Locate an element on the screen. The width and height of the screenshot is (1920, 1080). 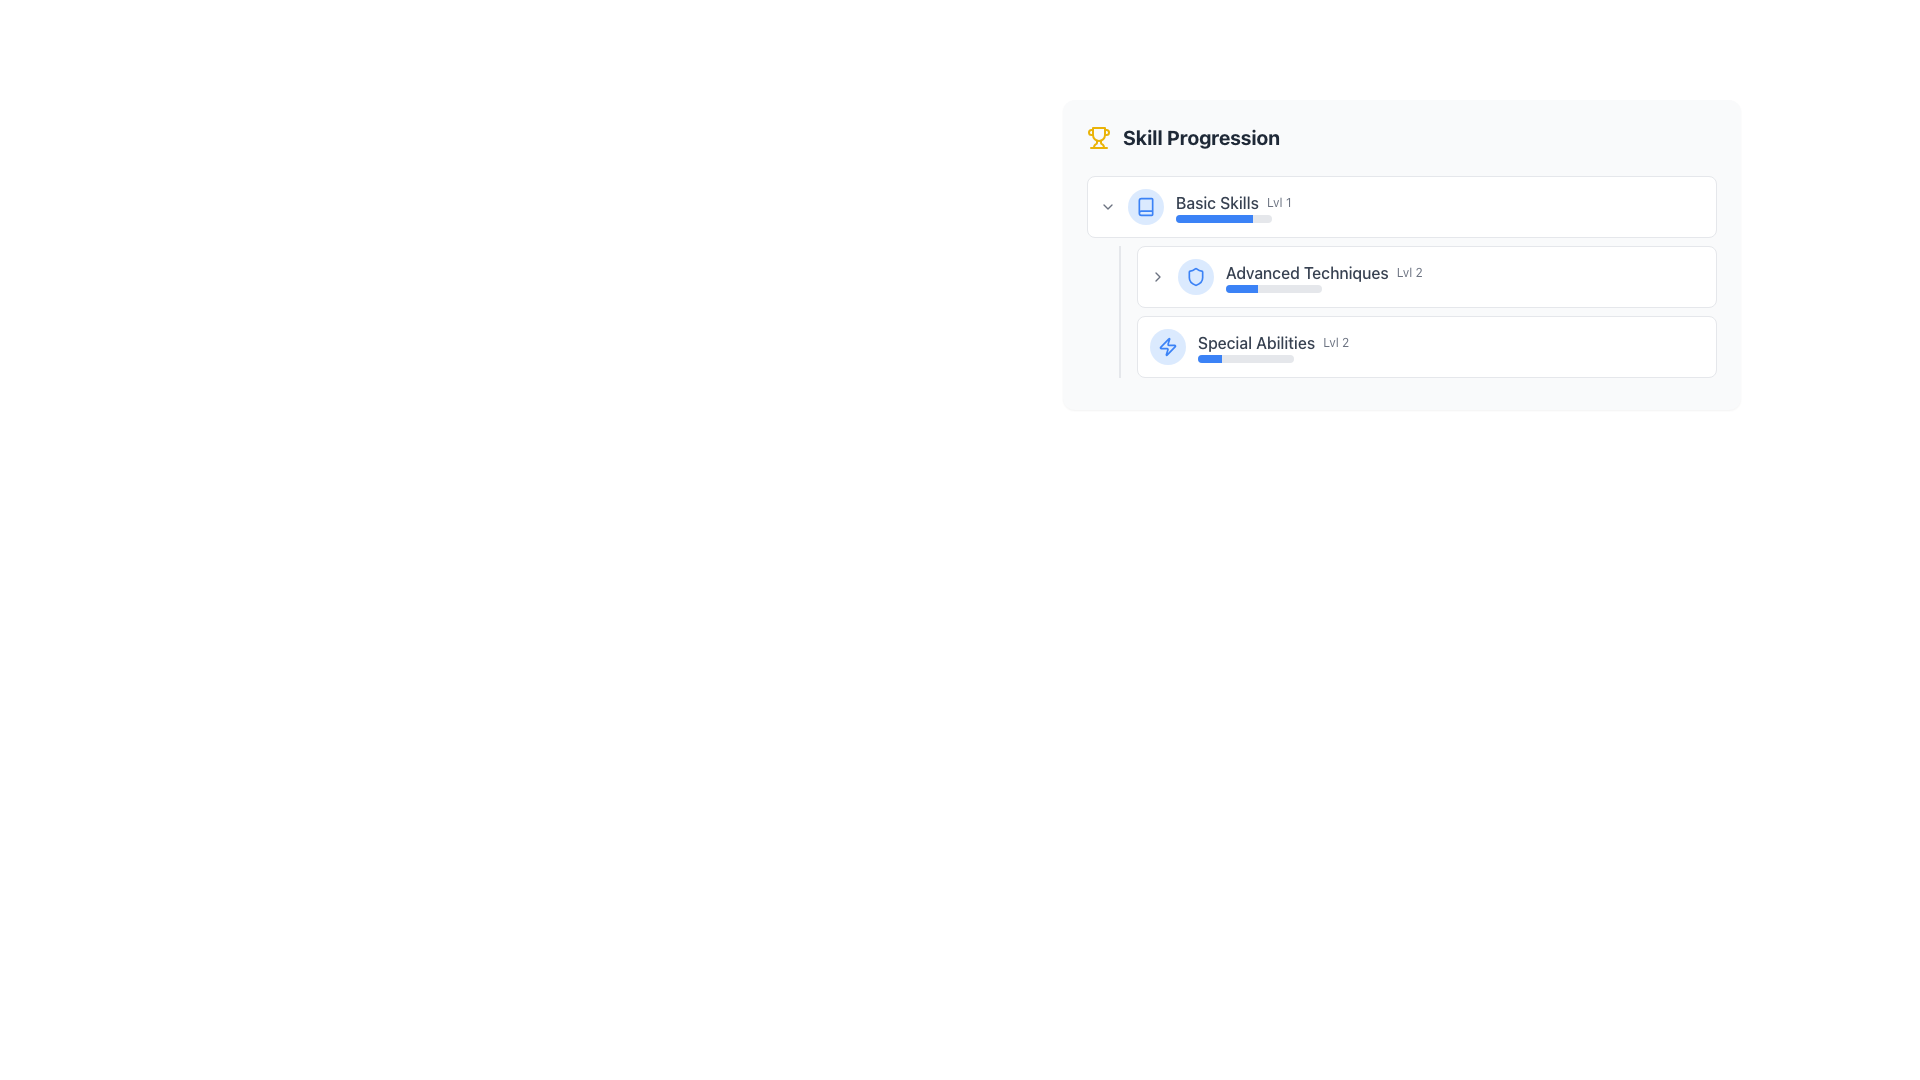
the interactive icon located in the bottom-right section of the skills display area, under the 'Special Abilities' heading is located at coordinates (1167, 346).